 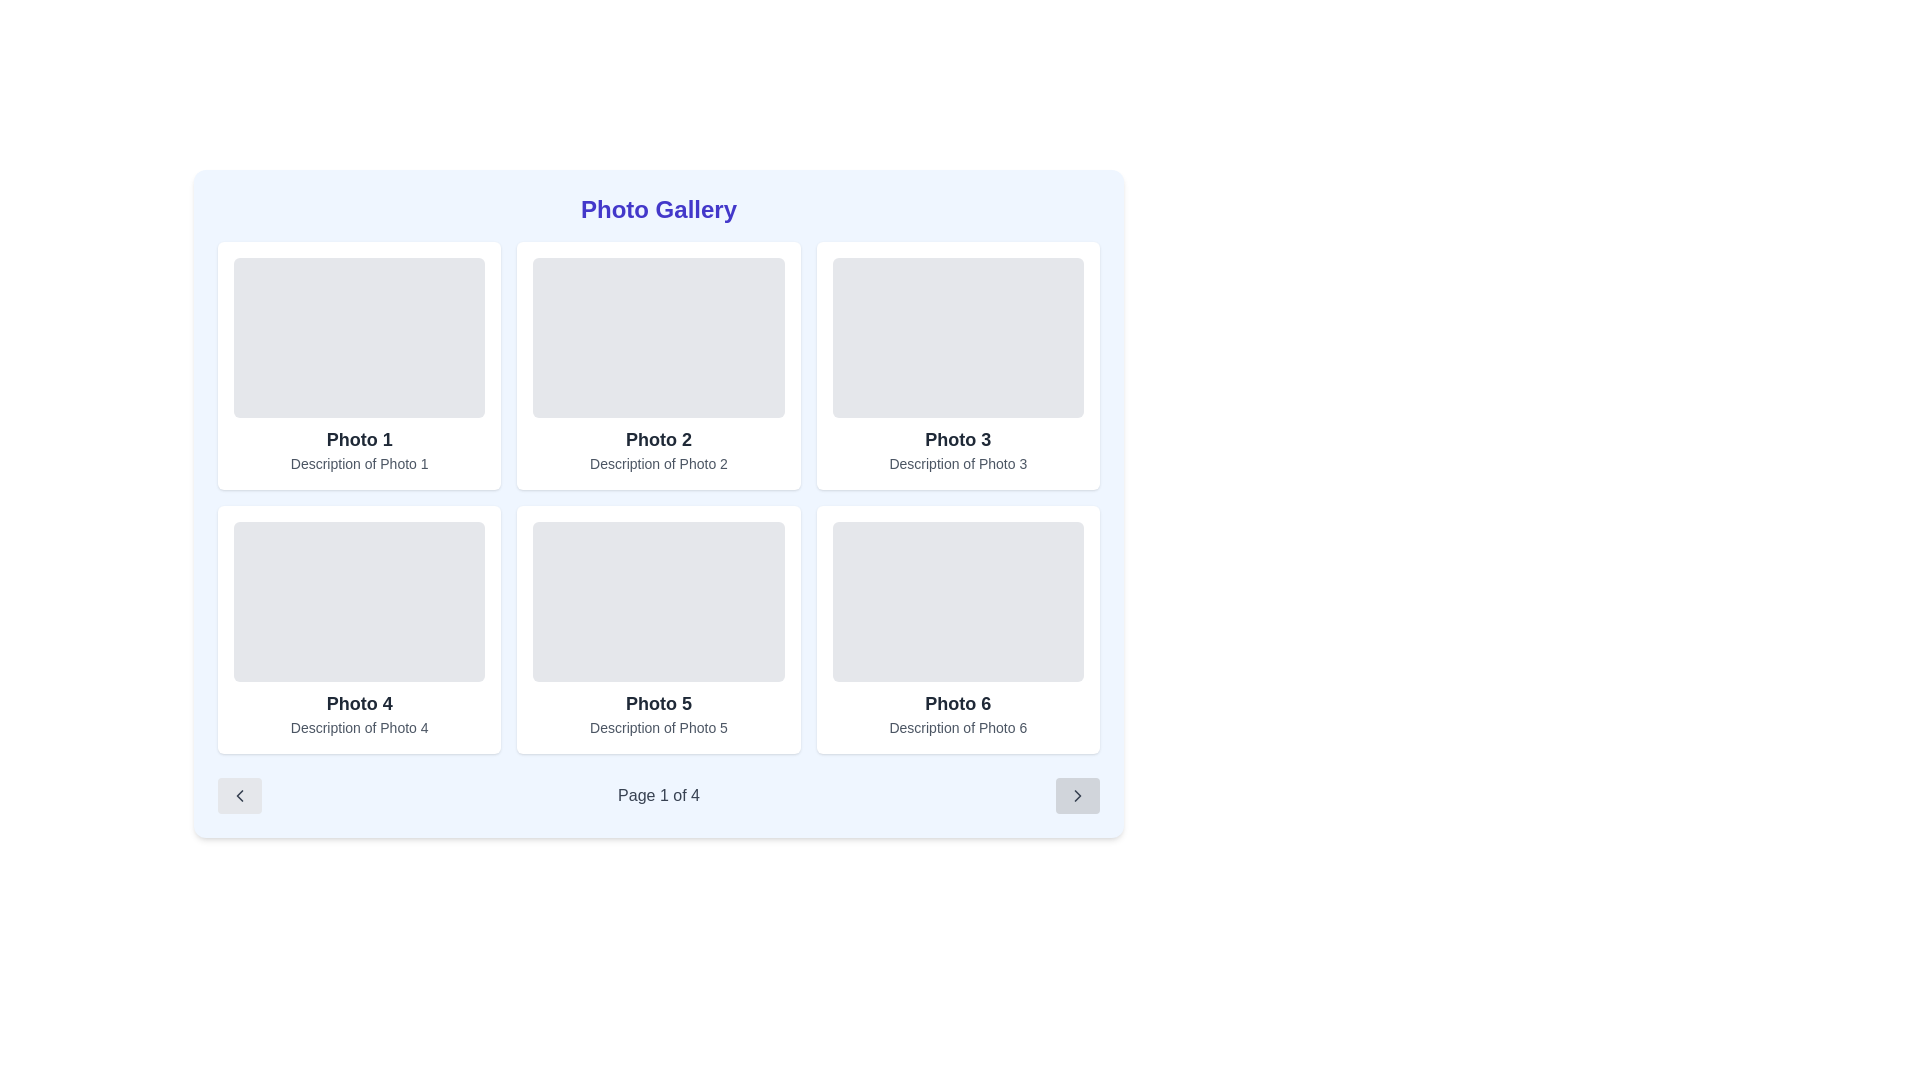 What do you see at coordinates (359, 703) in the screenshot?
I see `the text label that serves as a title or identifier for the associated card content, positioned below the image placeholder in the bottom-left cell of a 3x2 grid` at bounding box center [359, 703].